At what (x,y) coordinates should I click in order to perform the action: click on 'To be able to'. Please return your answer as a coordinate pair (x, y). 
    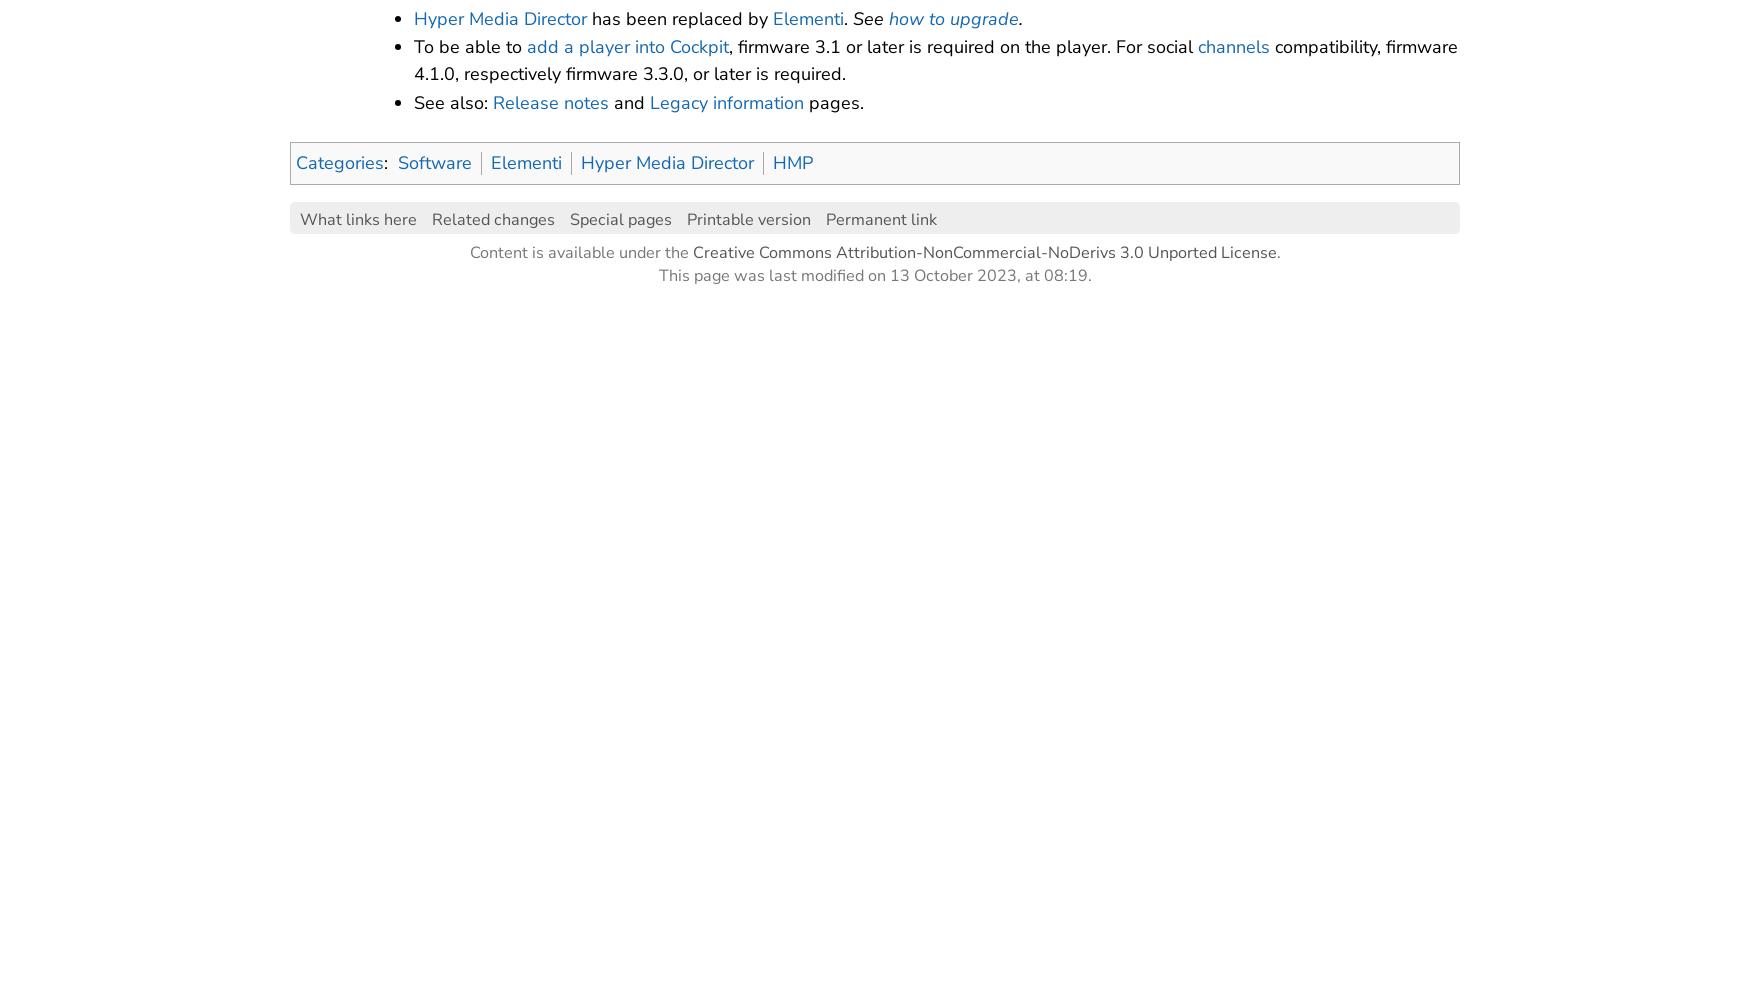
    Looking at the image, I should click on (412, 47).